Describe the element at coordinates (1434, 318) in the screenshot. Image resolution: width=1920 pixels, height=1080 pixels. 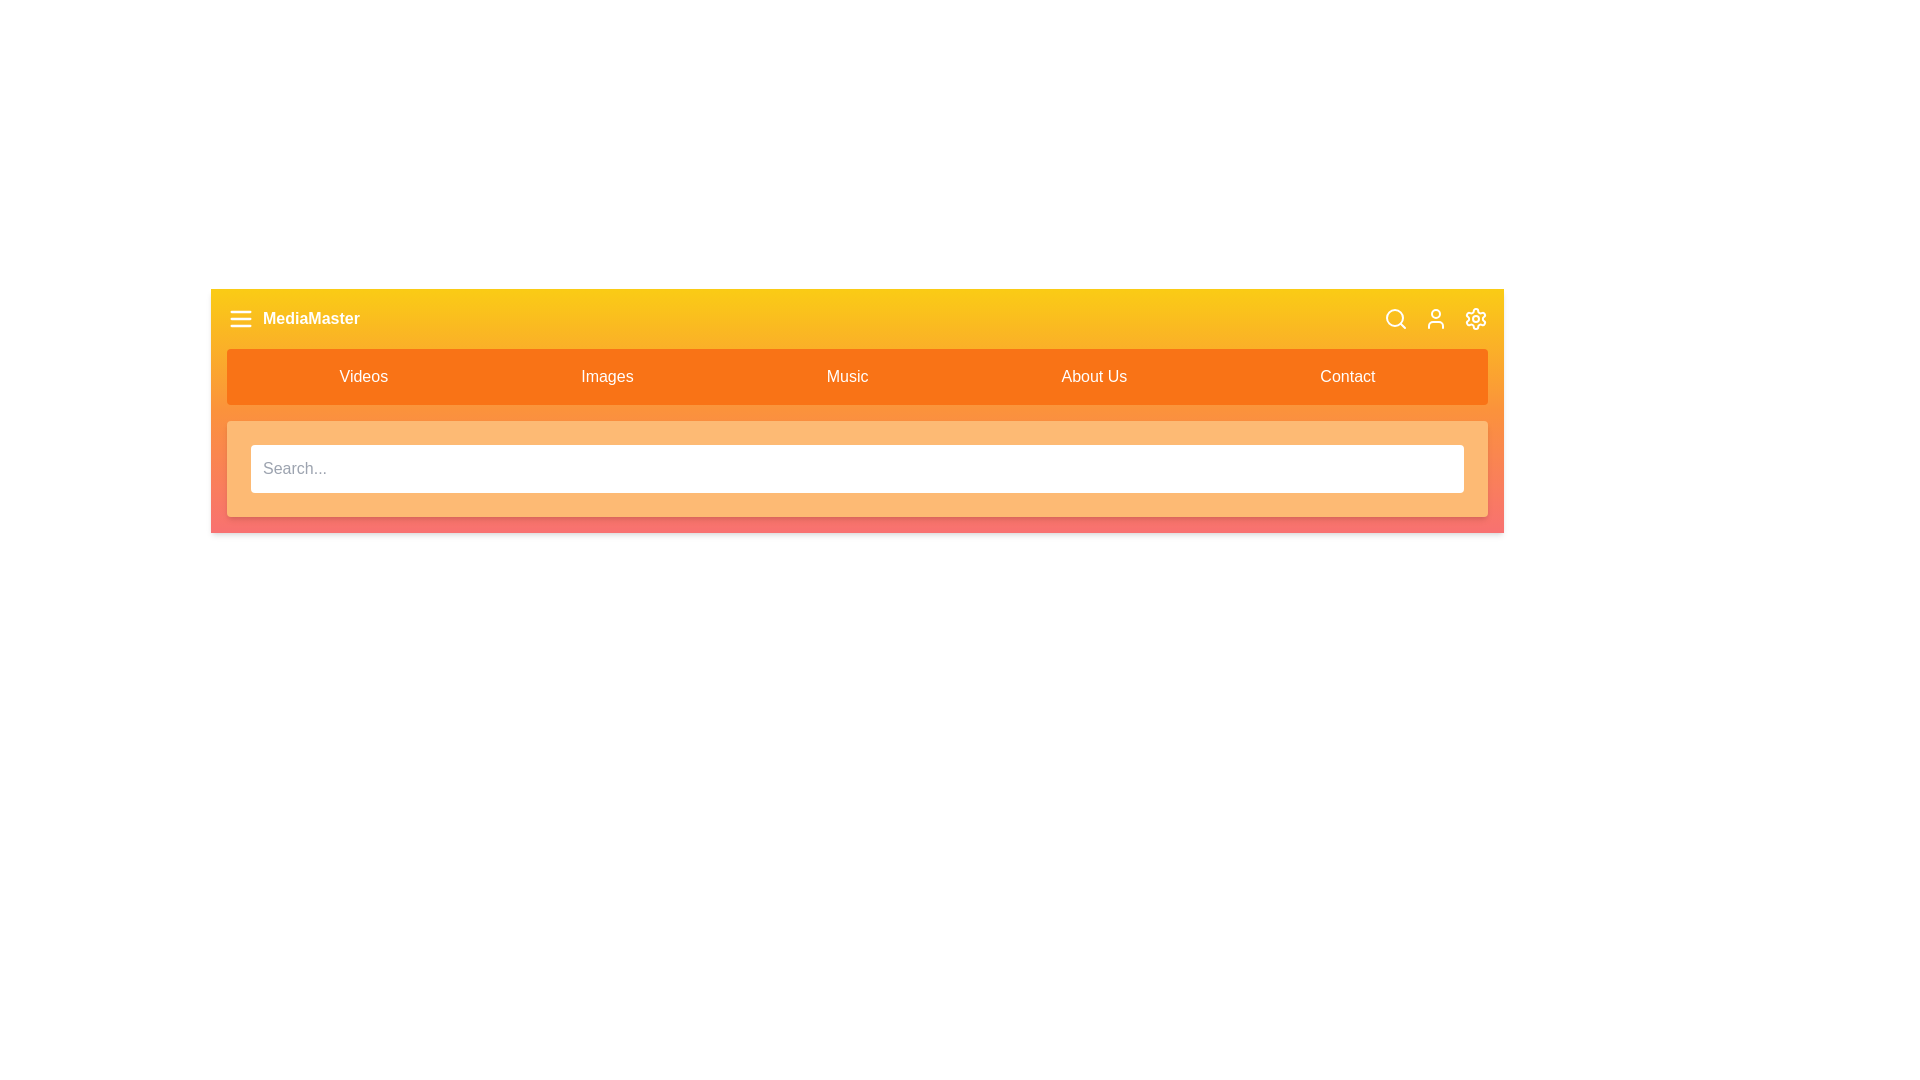
I see `the user icon in the app bar` at that location.